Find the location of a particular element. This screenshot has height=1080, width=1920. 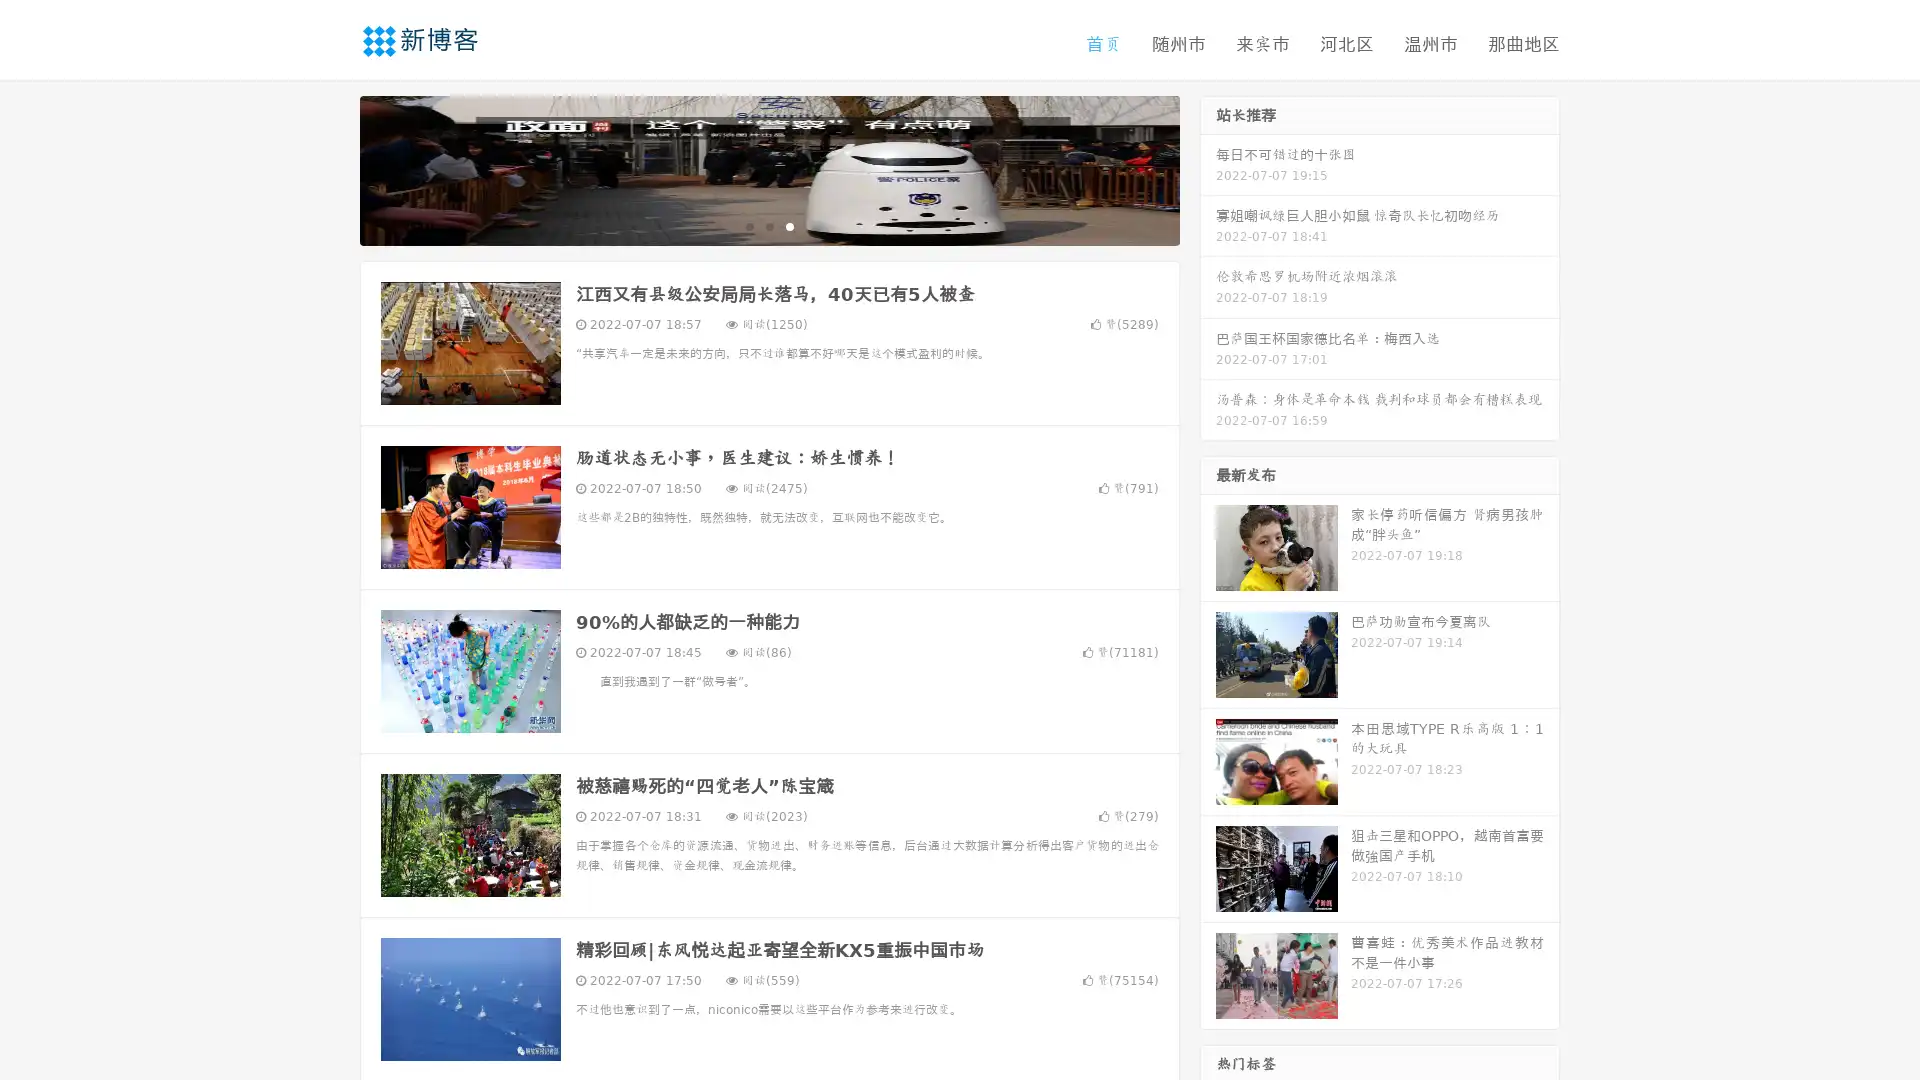

Next slide is located at coordinates (1208, 168).